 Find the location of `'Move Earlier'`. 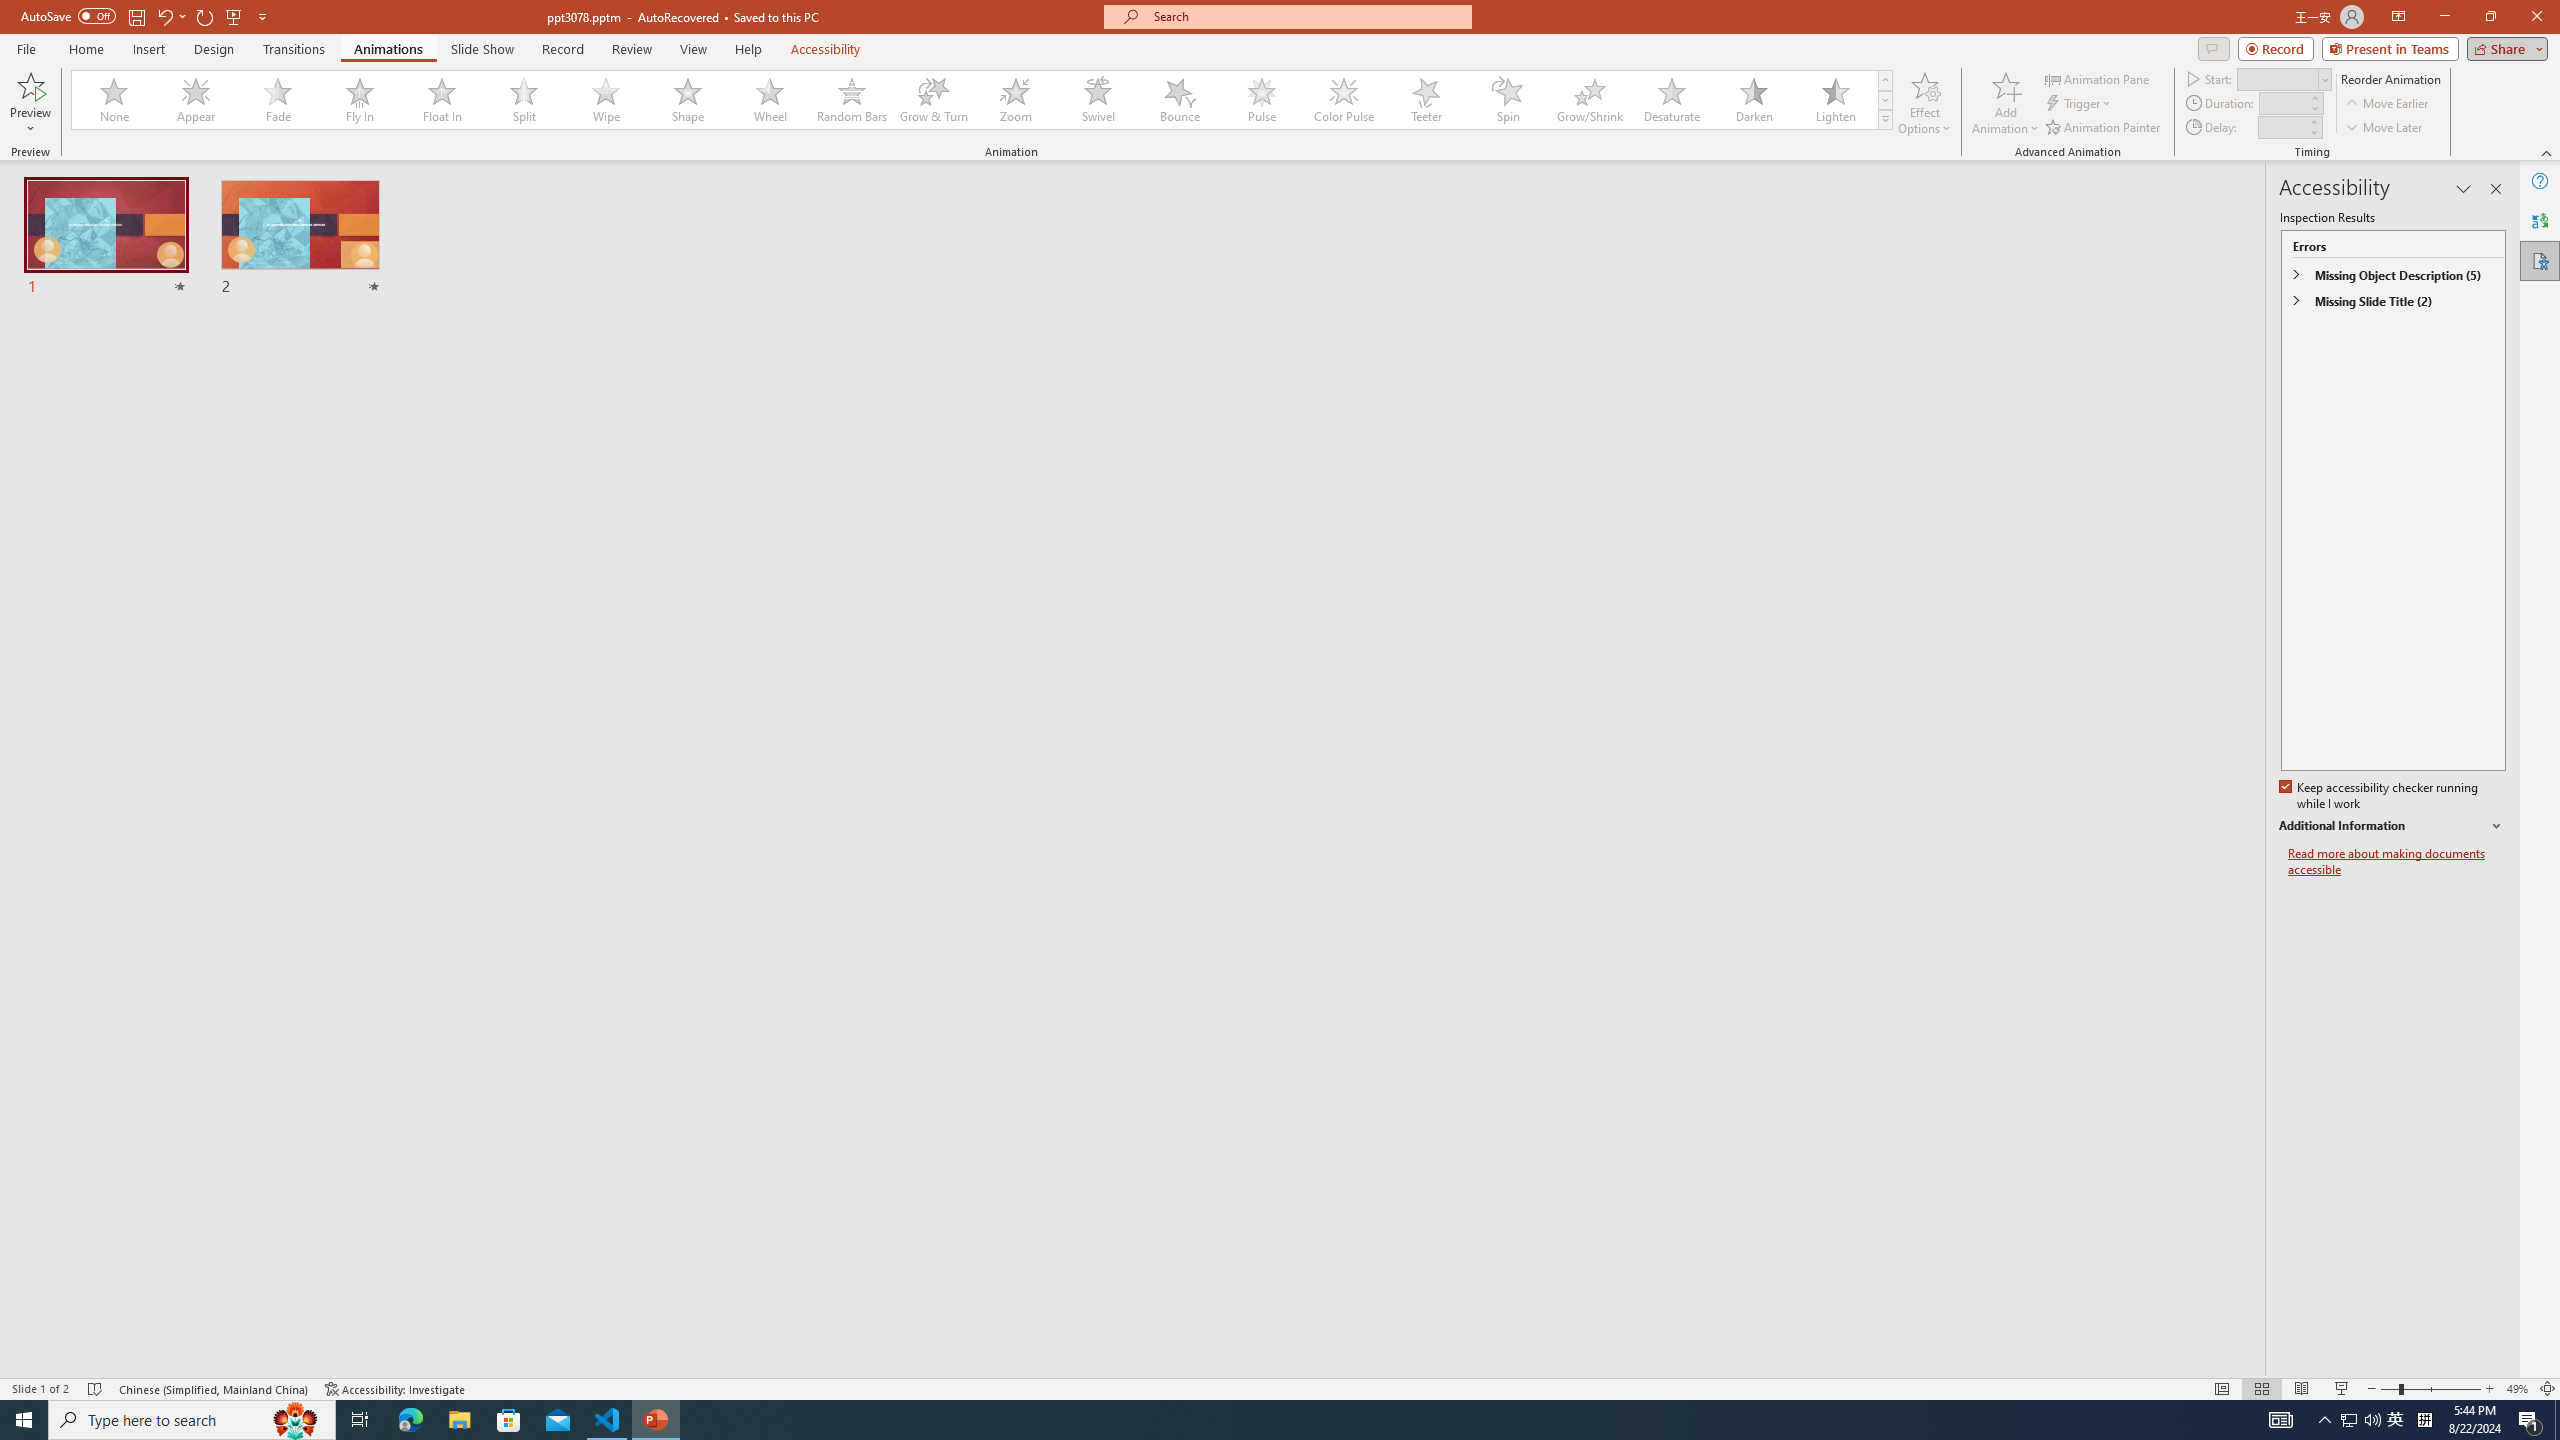

'Move Earlier' is located at coordinates (2386, 103).